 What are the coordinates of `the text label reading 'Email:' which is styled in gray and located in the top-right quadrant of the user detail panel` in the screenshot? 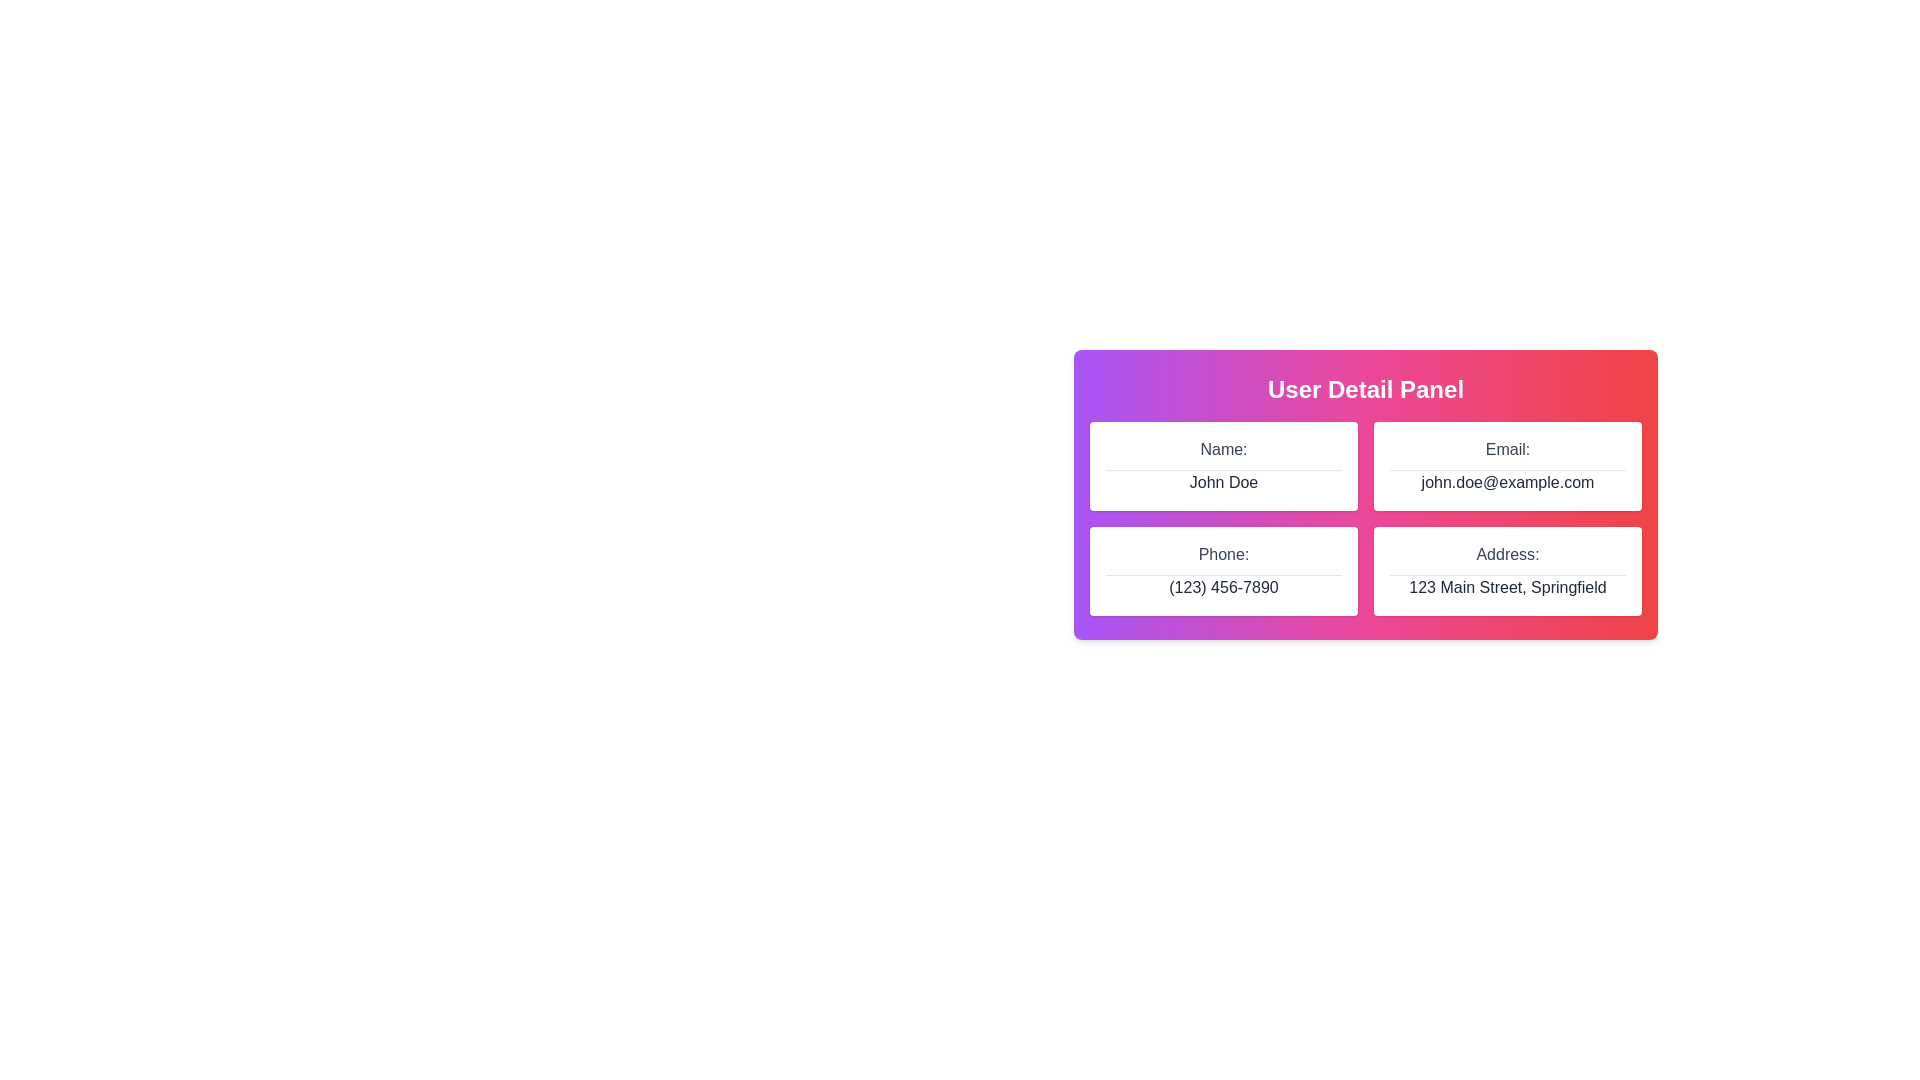 It's located at (1507, 450).